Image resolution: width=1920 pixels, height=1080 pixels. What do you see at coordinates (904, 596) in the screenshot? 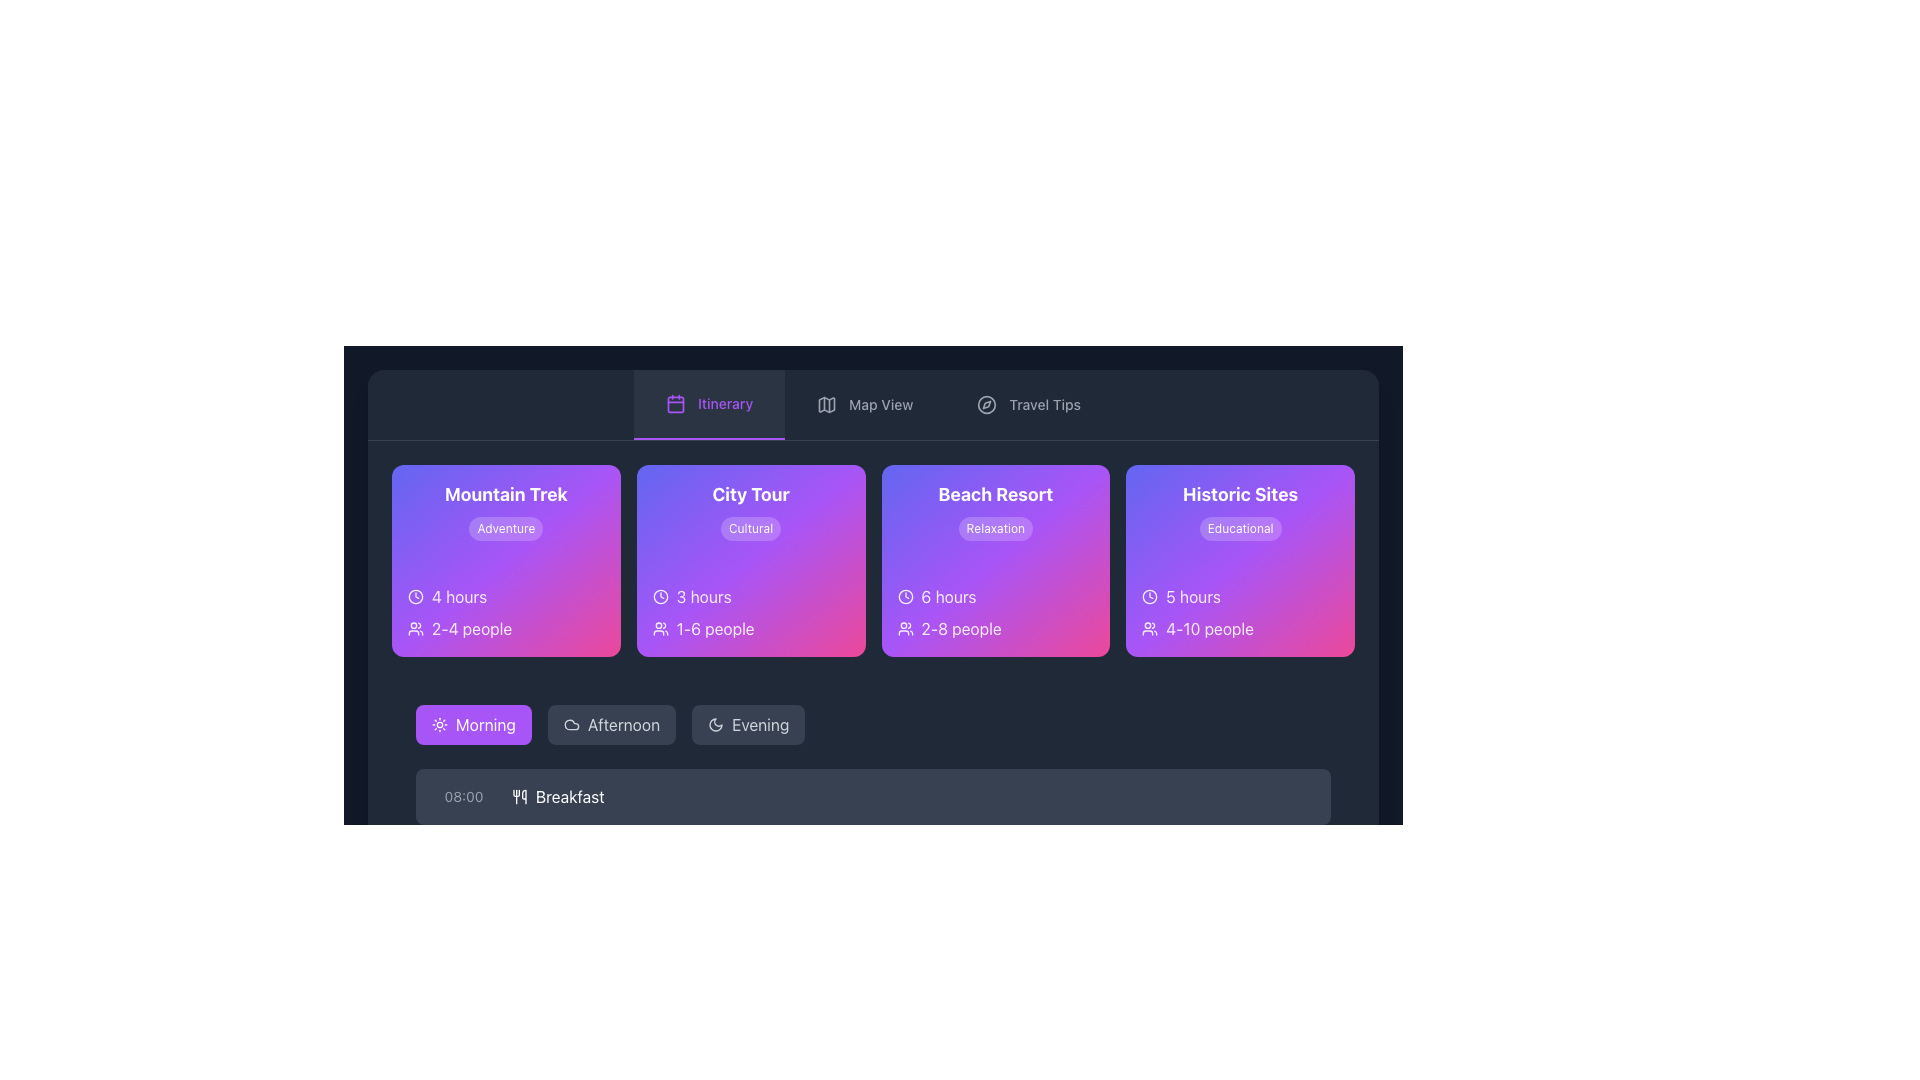
I see `SVG Circle element that represents the clock face in the Beach Resort card, located in the bottom-right area of the card` at bounding box center [904, 596].